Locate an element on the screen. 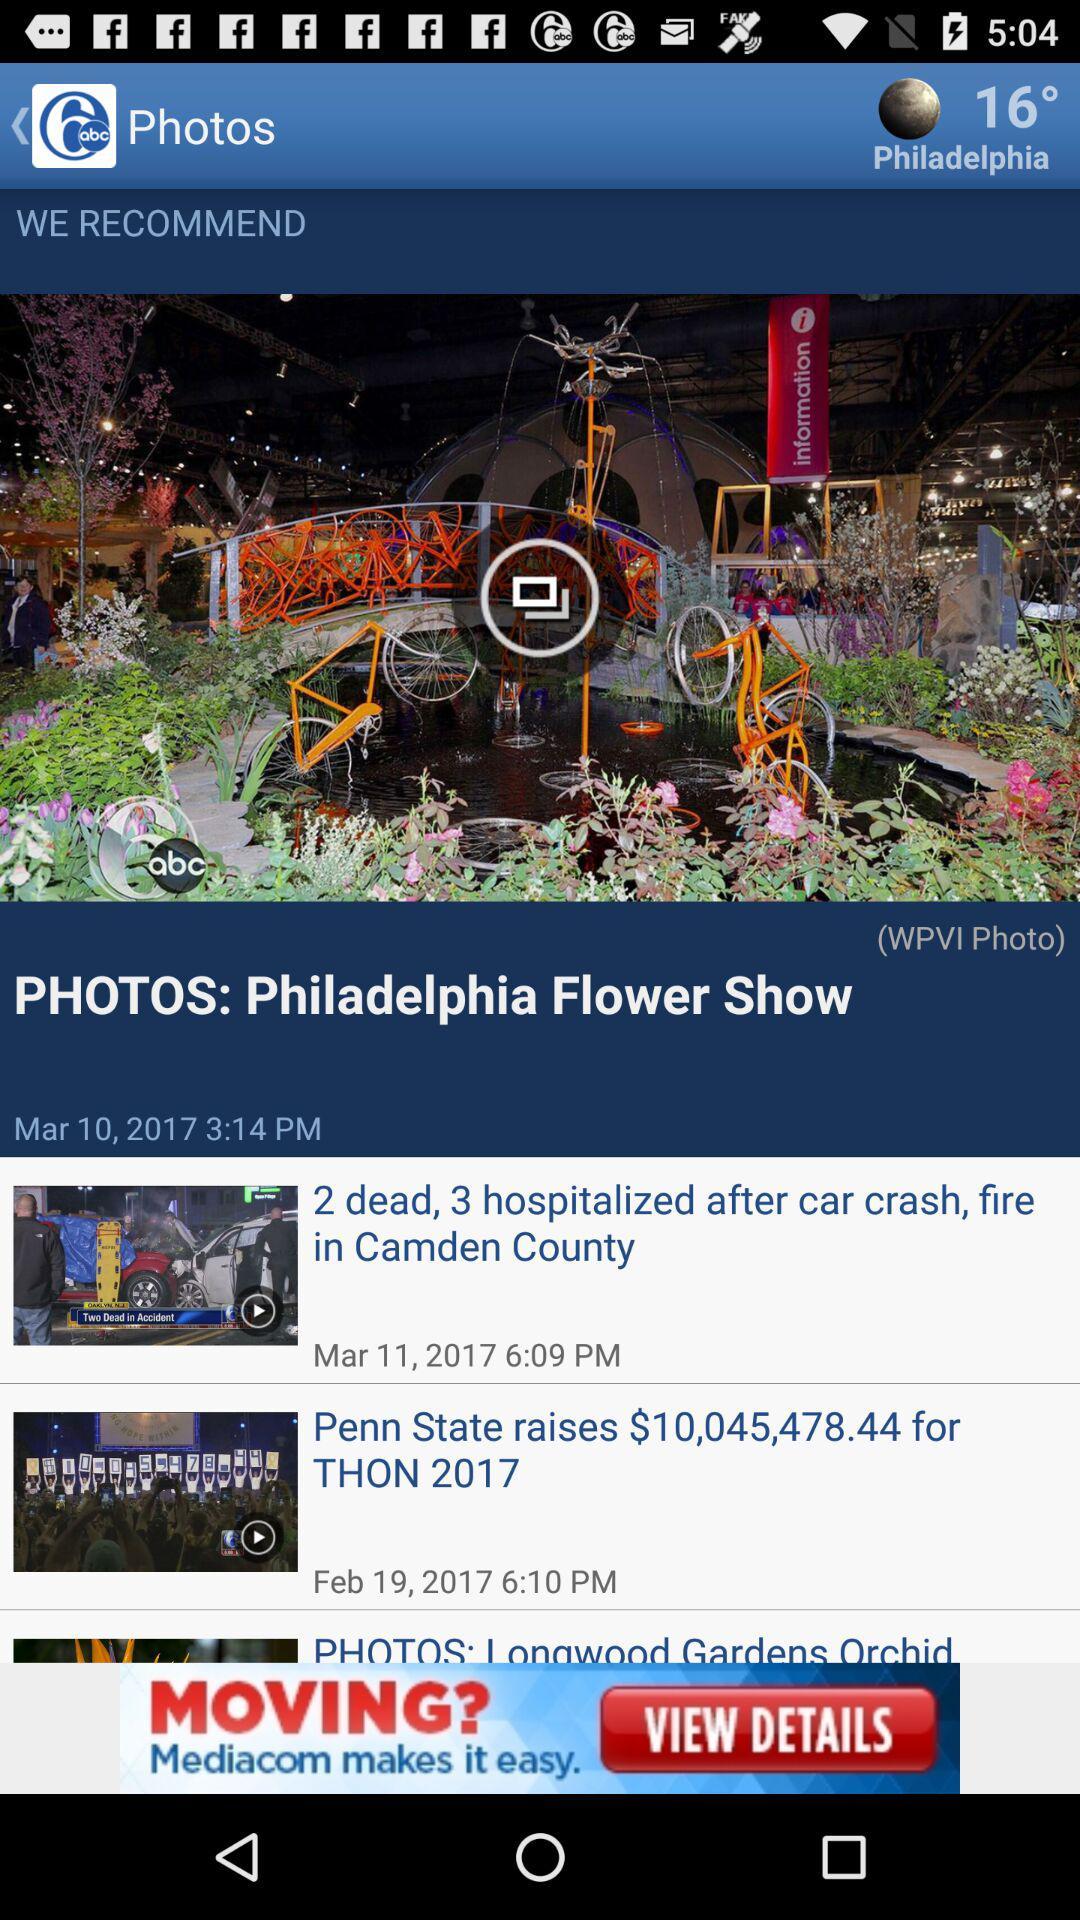 This screenshot has height=1920, width=1080. advertisement is located at coordinates (540, 1727).